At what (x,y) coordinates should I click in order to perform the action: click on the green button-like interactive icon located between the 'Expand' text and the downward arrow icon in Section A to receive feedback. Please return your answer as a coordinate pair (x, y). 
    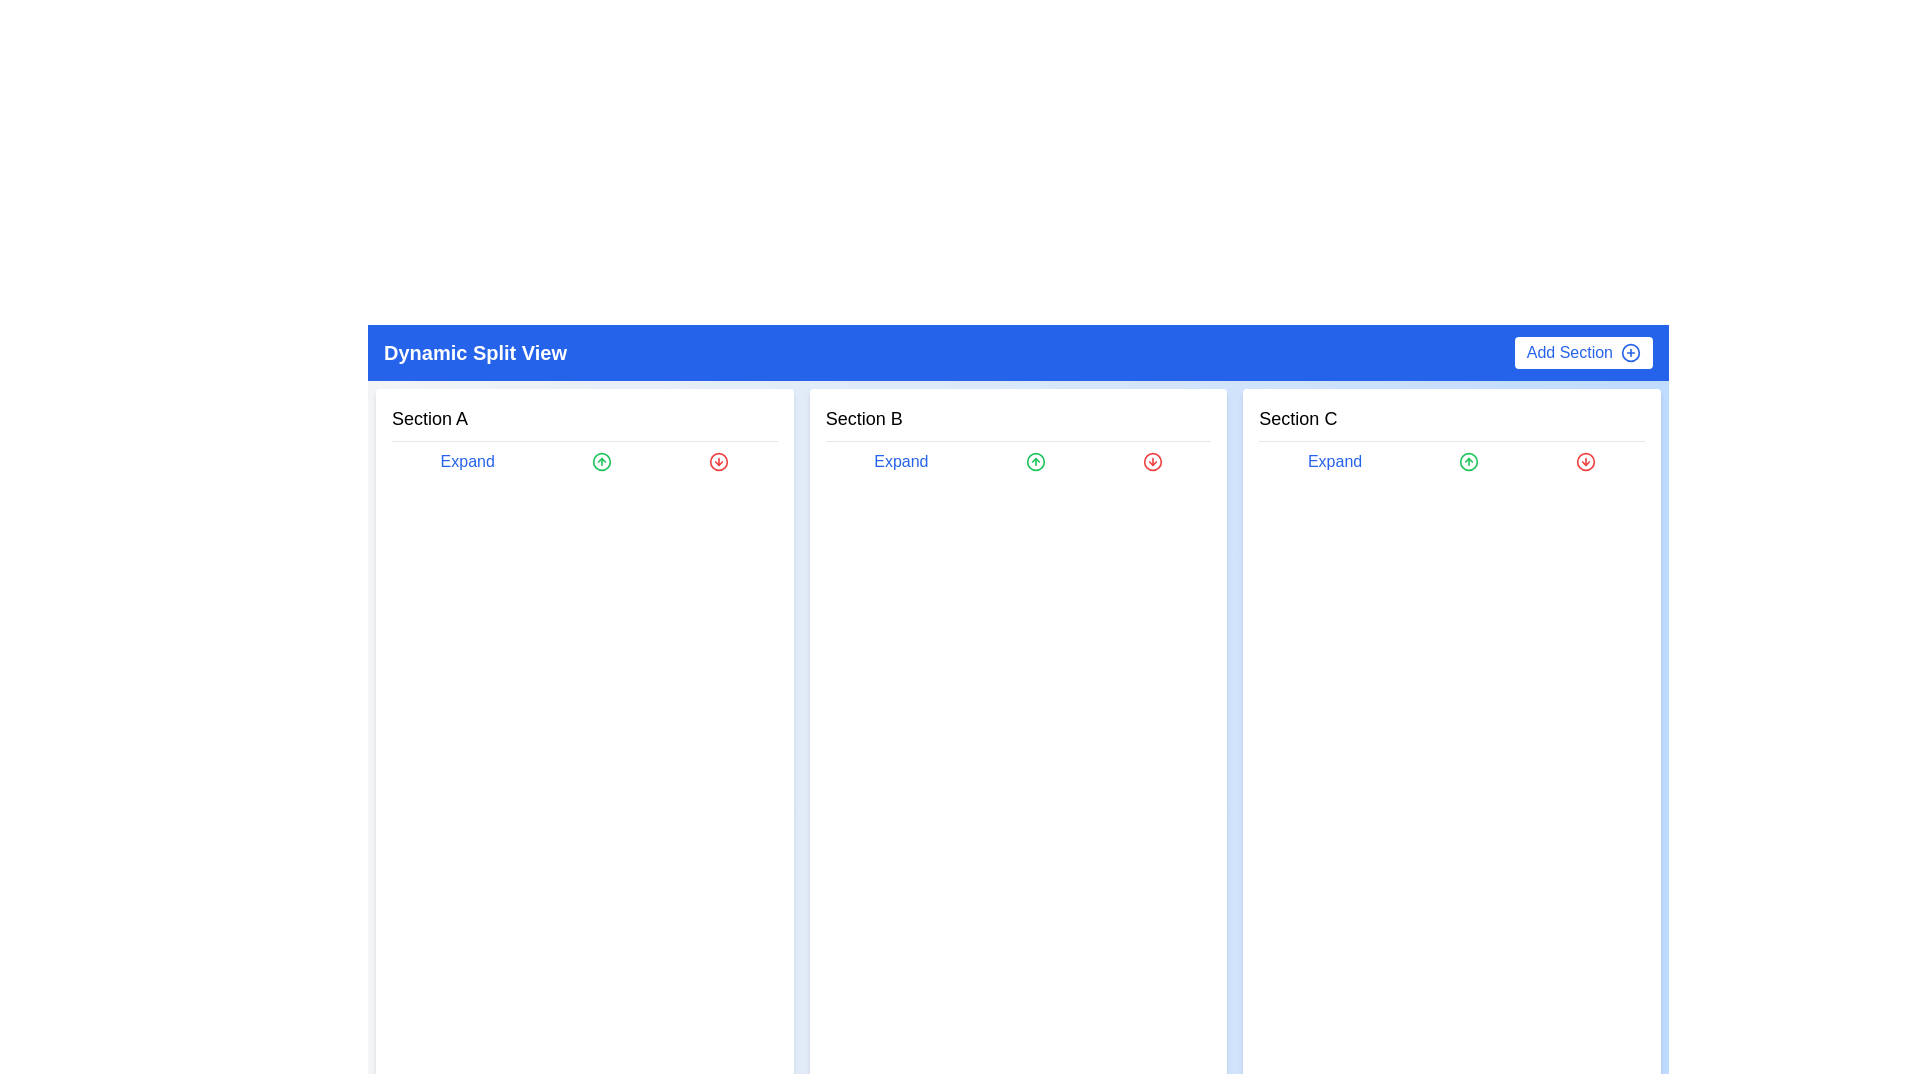
    Looking at the image, I should click on (600, 462).